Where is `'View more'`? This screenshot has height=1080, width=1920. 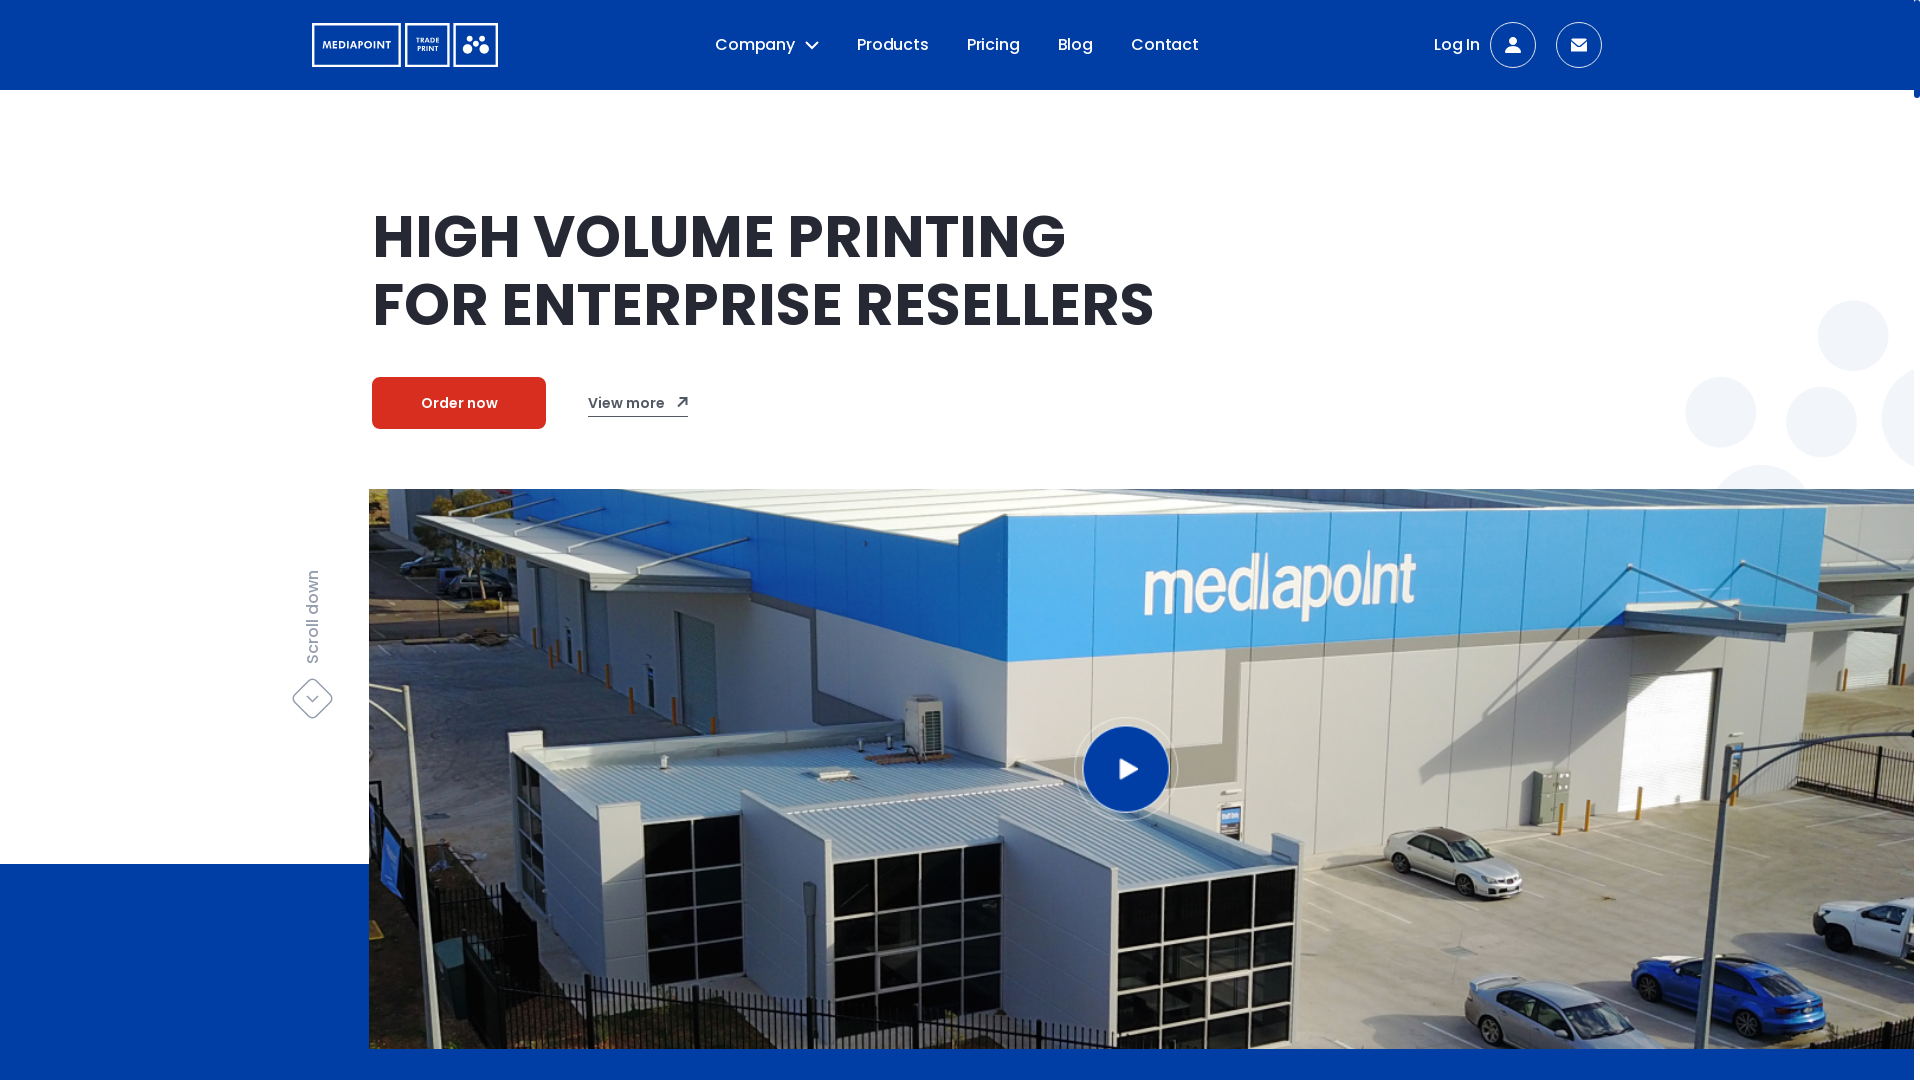 'View more' is located at coordinates (637, 403).